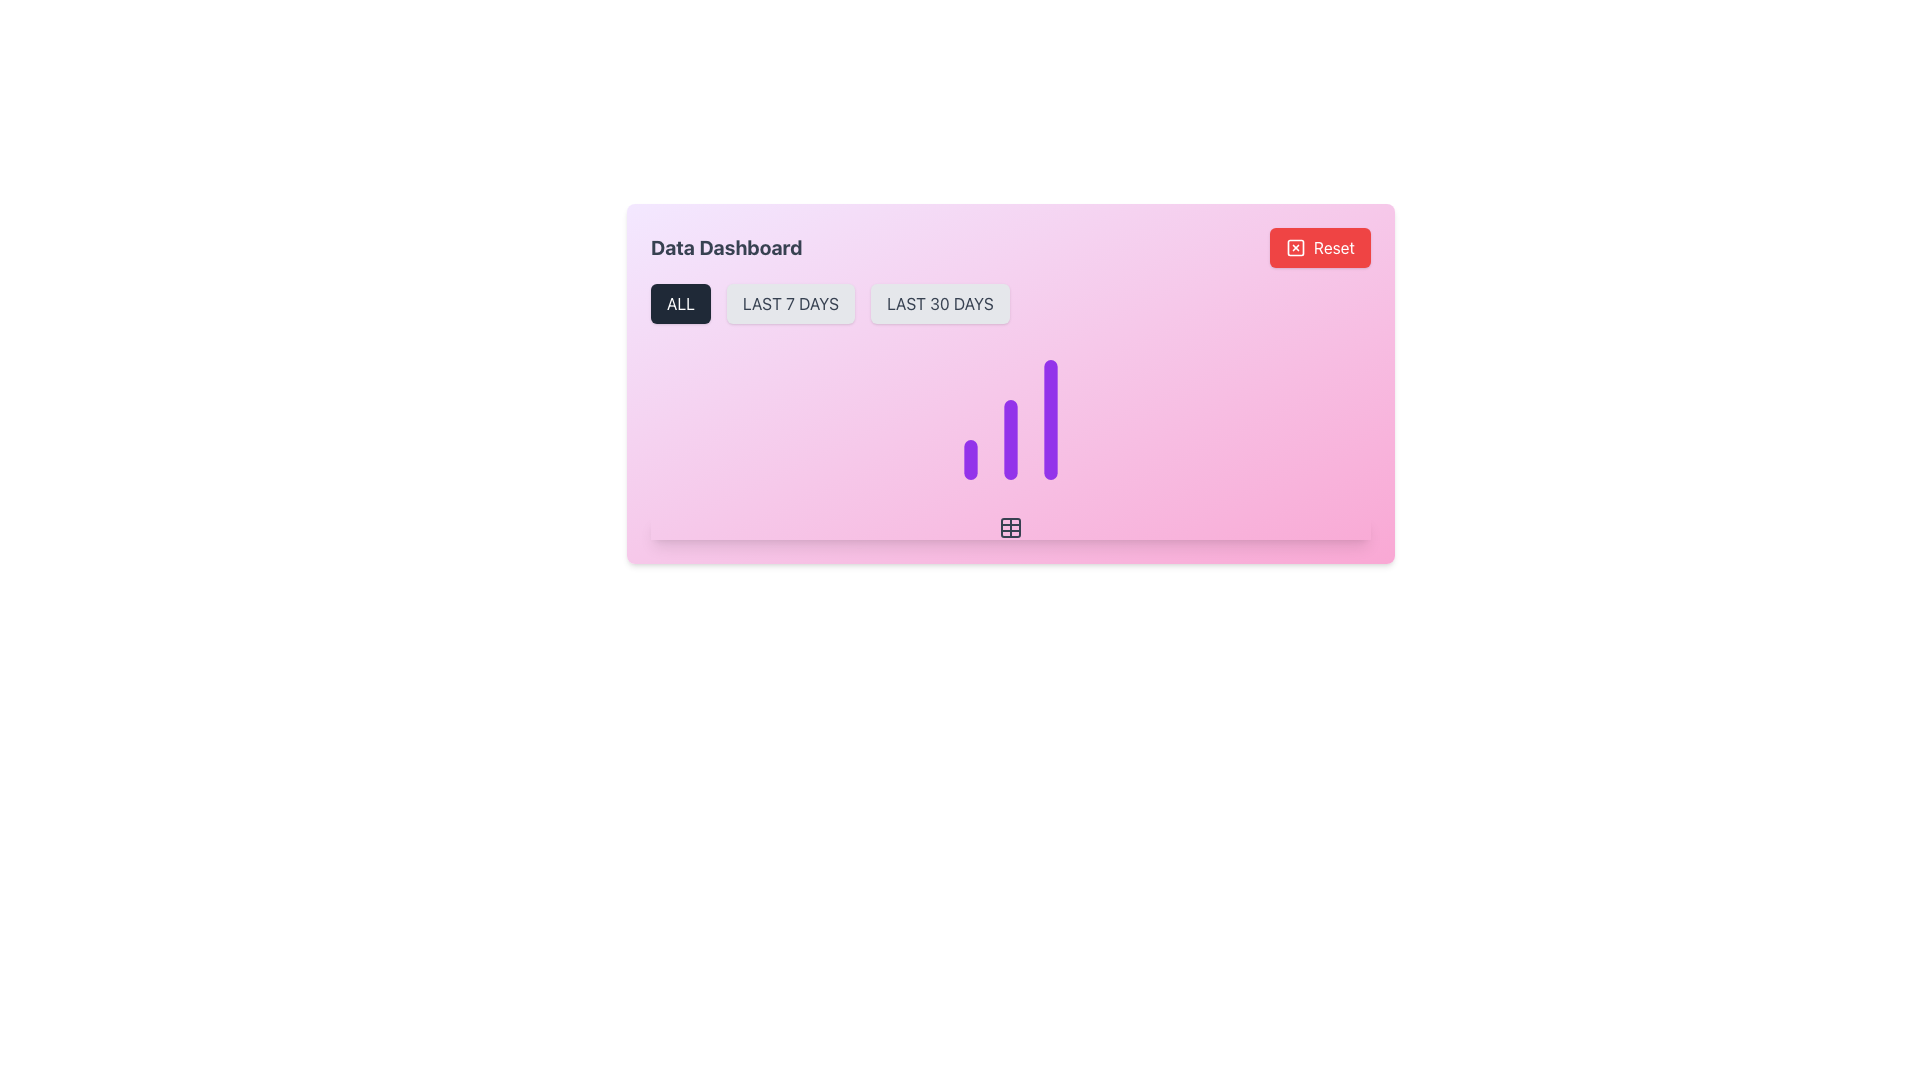 This screenshot has height=1080, width=1920. Describe the element at coordinates (1334, 246) in the screenshot. I see `the label indicating the functionality of the reset button located in the upper right corner of the widget` at that location.